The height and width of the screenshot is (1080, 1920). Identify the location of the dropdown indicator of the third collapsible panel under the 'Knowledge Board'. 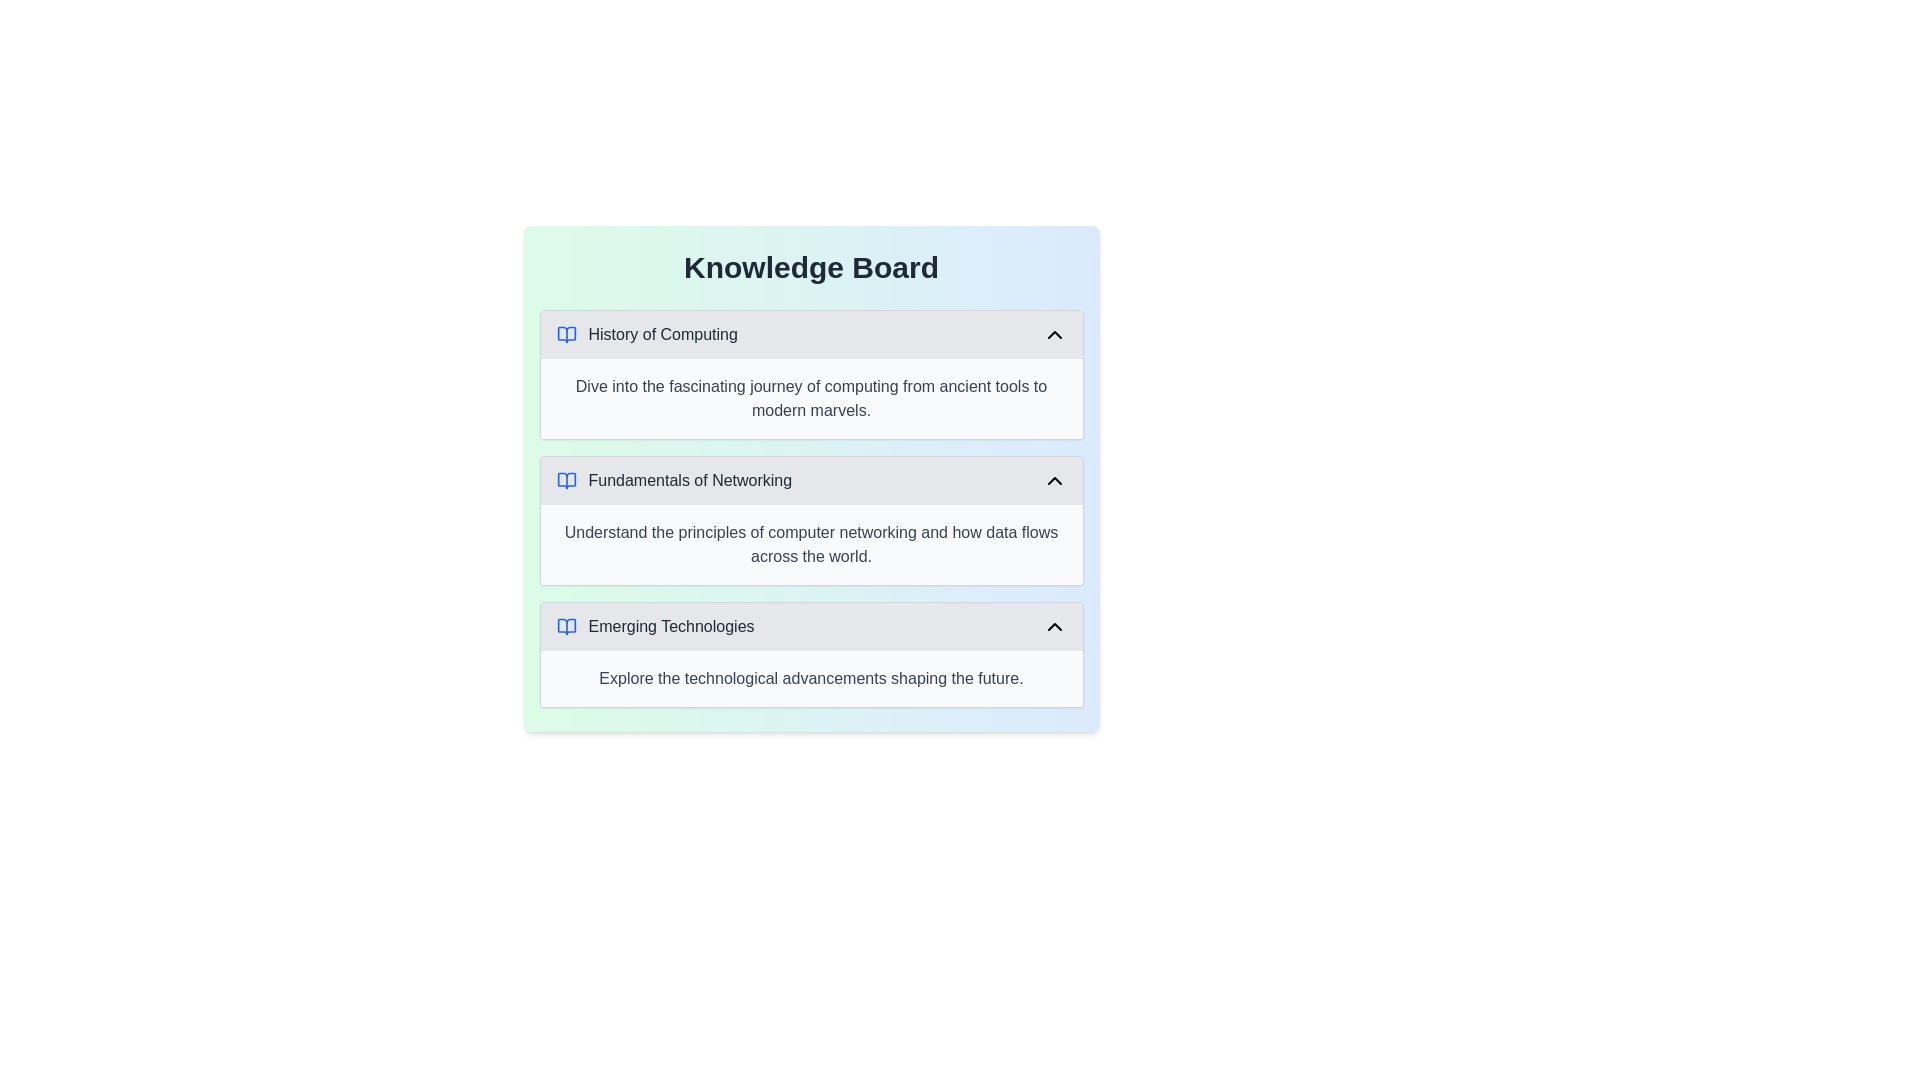
(811, 655).